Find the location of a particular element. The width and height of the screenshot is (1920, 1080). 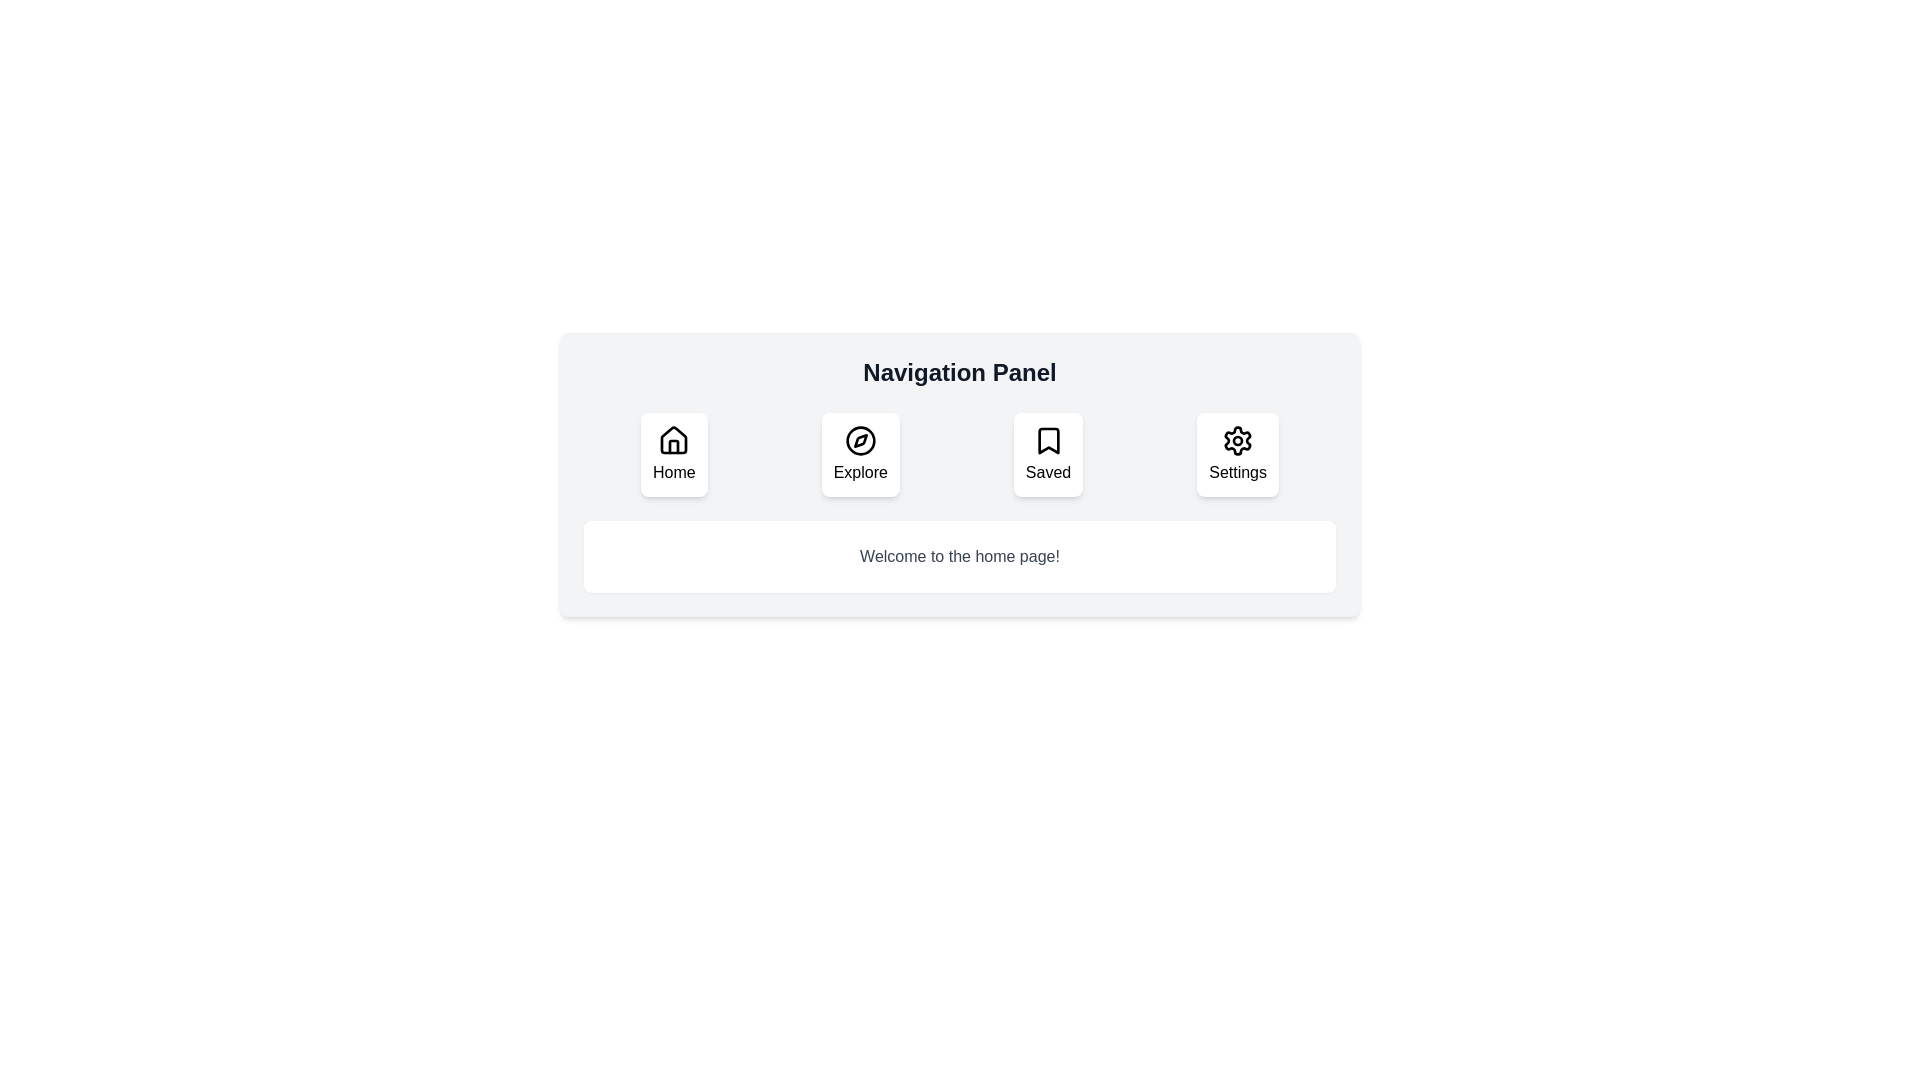

keyboard navigation is located at coordinates (674, 439).